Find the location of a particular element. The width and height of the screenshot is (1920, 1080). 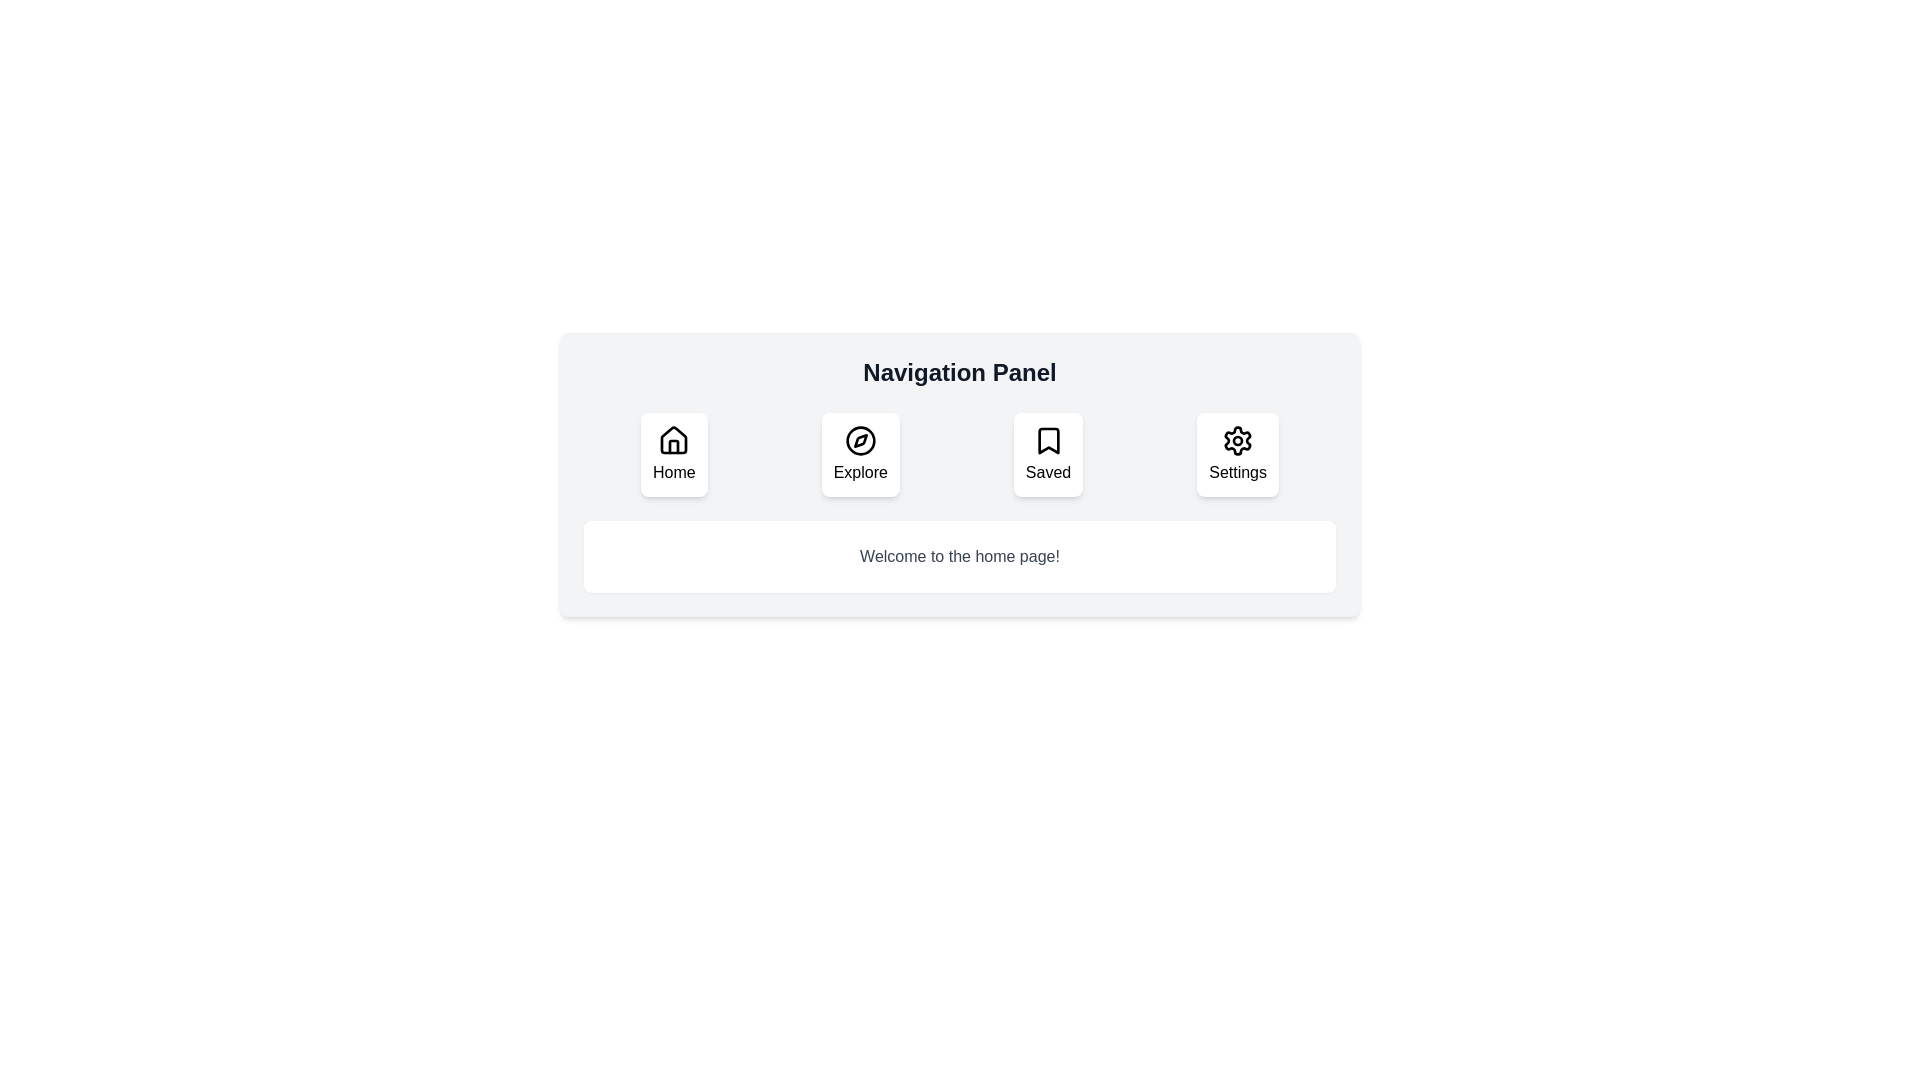

keyboard navigation is located at coordinates (674, 439).